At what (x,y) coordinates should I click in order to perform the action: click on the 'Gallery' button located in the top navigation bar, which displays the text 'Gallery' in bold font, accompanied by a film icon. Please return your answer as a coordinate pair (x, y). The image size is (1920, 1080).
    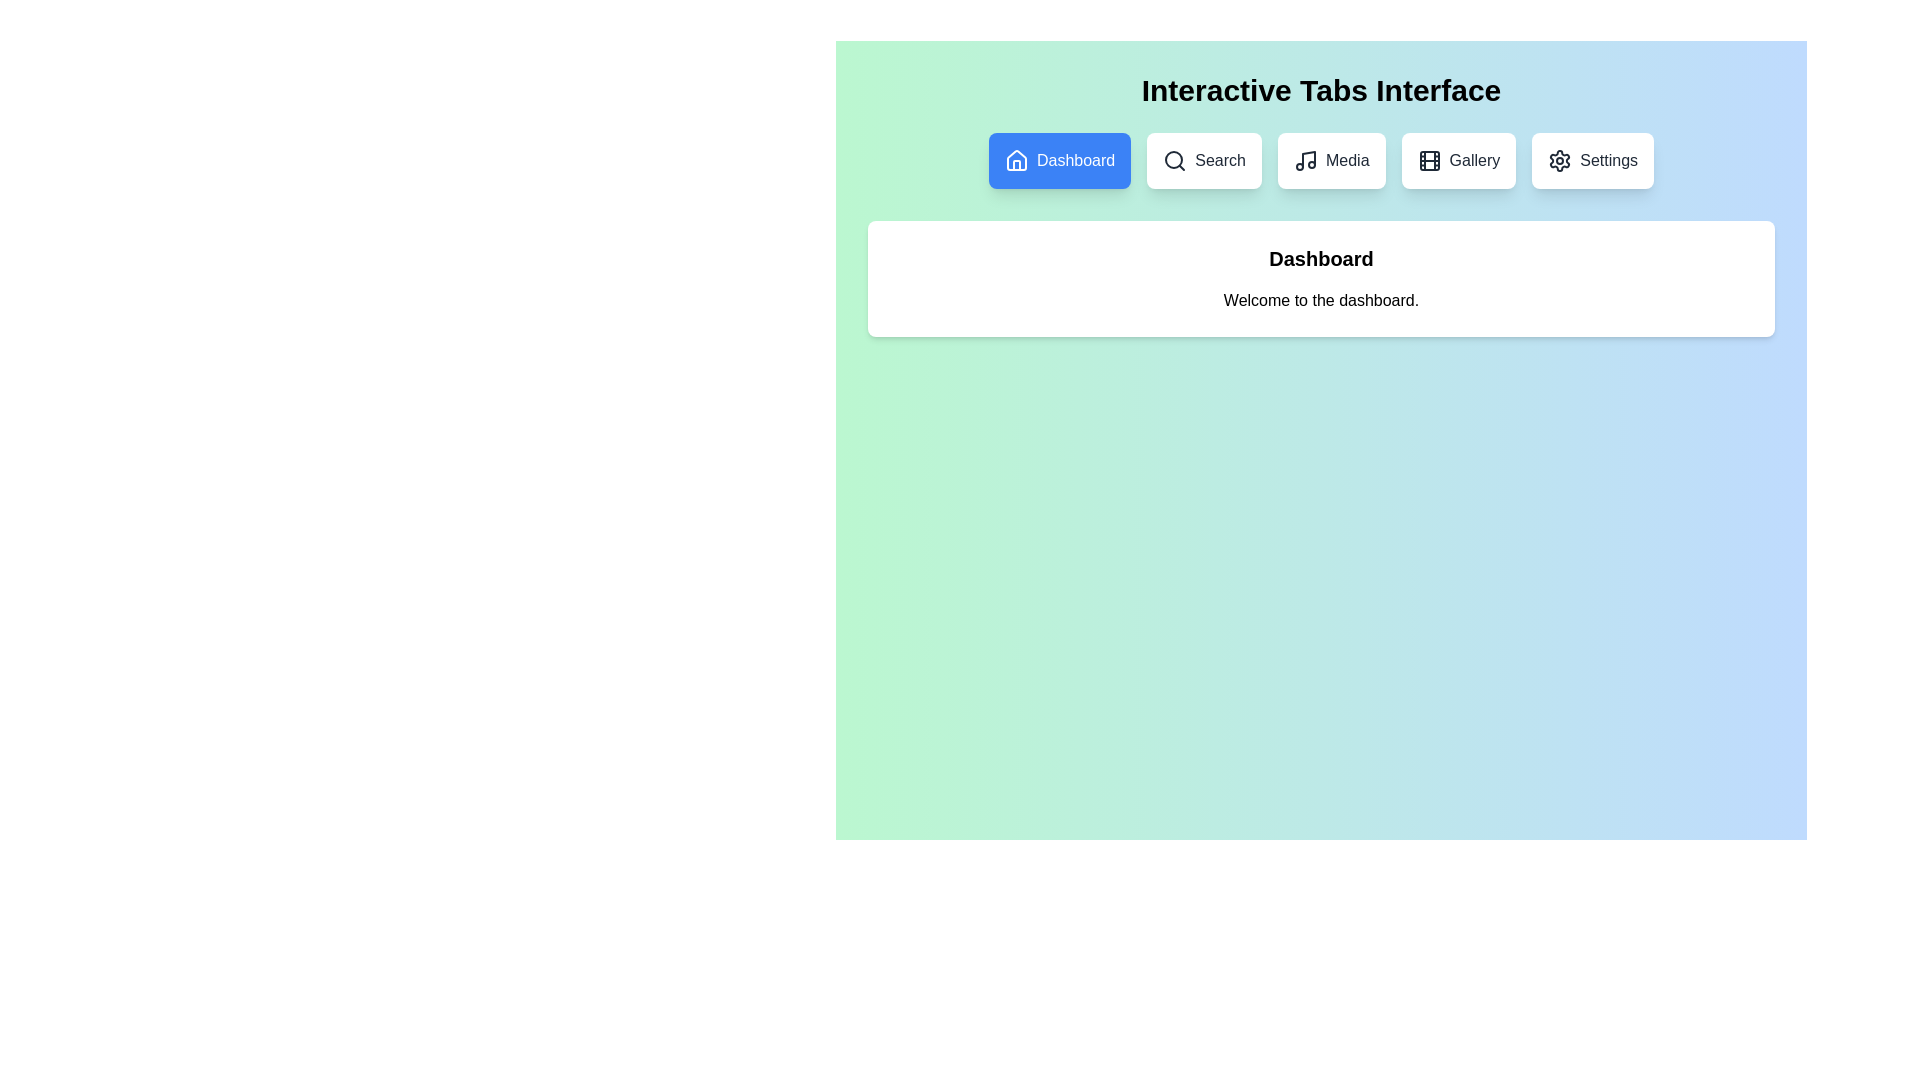
    Looking at the image, I should click on (1474, 160).